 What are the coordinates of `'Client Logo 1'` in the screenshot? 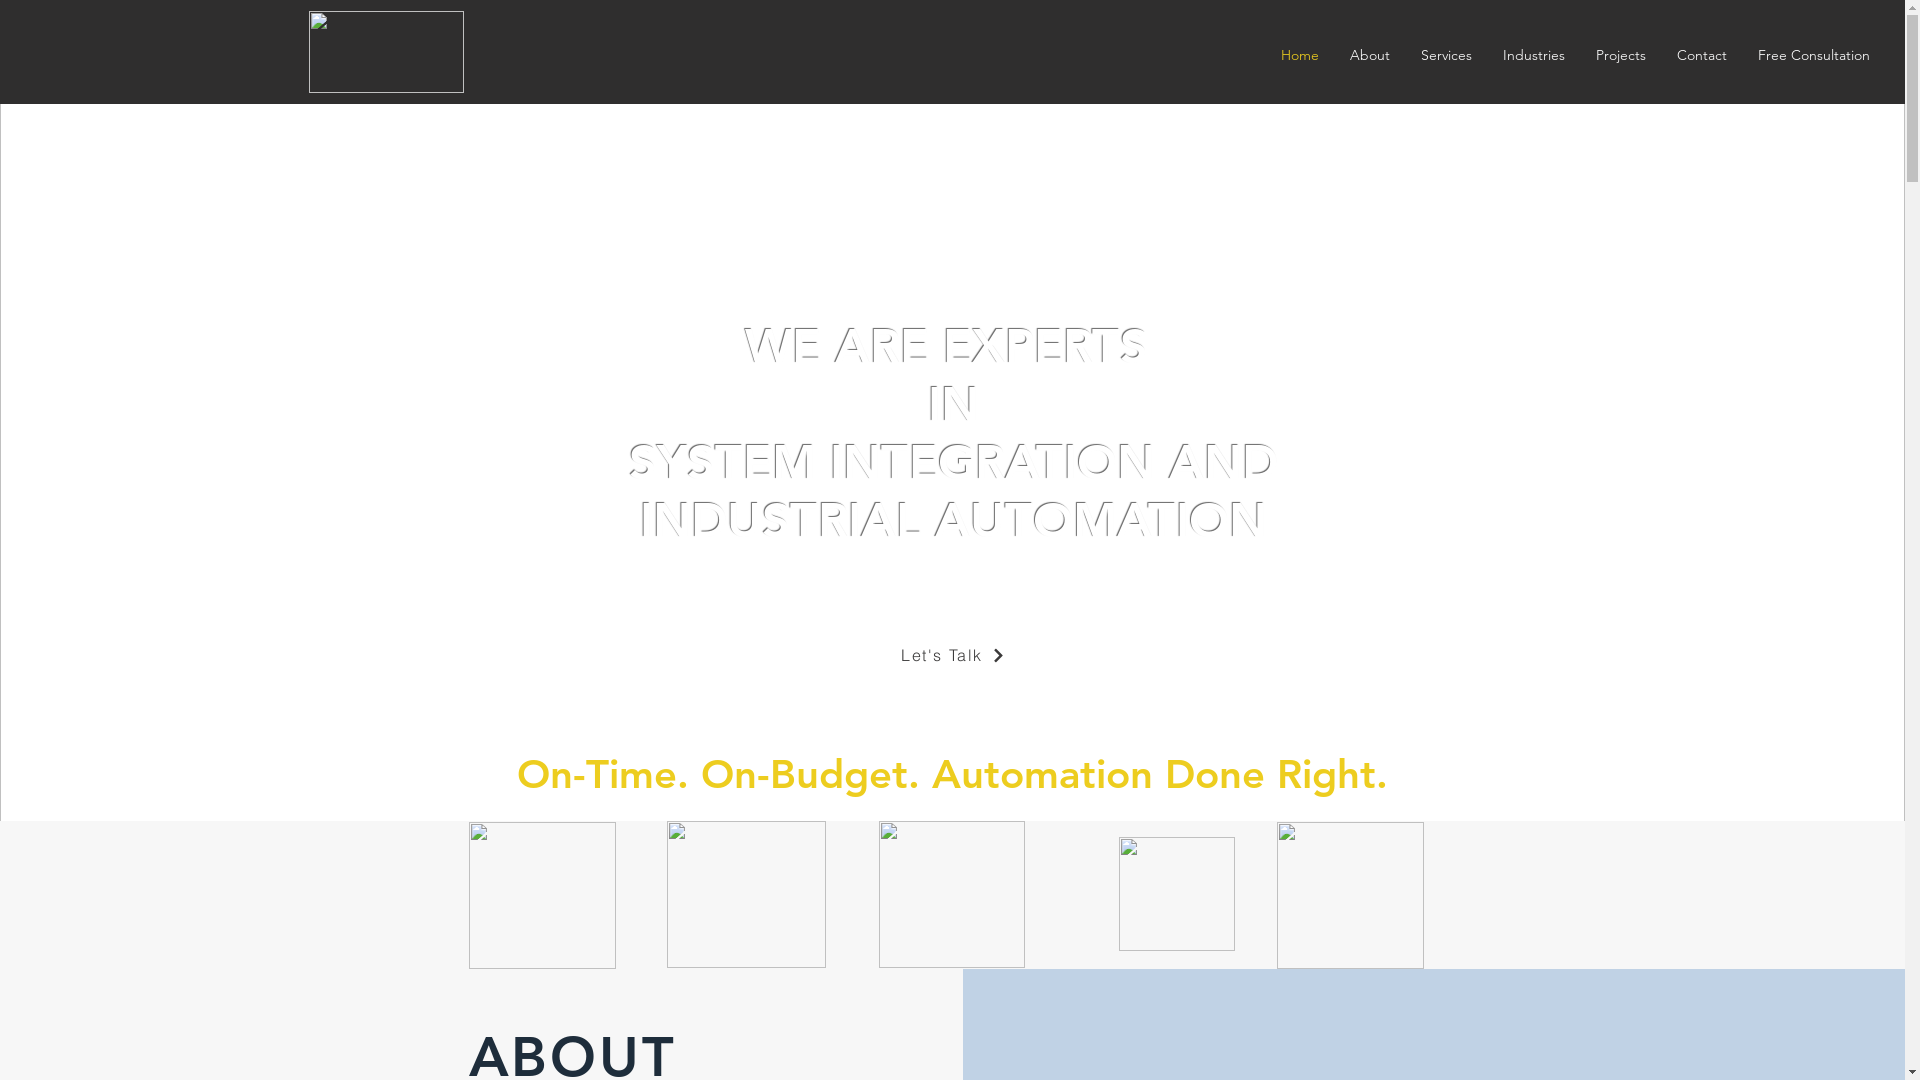 It's located at (466, 894).